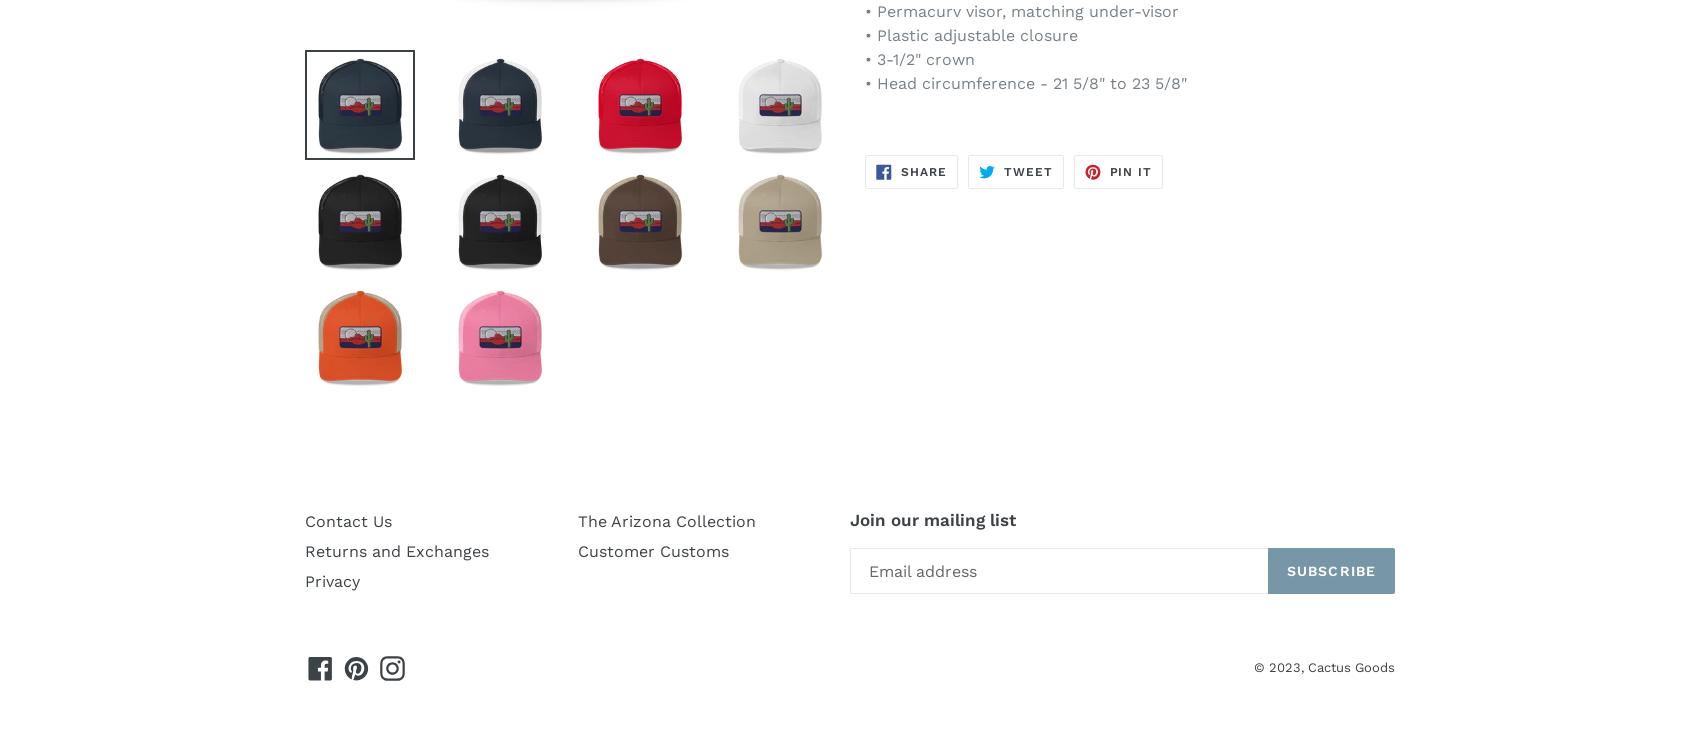  Describe the element at coordinates (304, 521) in the screenshot. I see `'Contact Us'` at that location.